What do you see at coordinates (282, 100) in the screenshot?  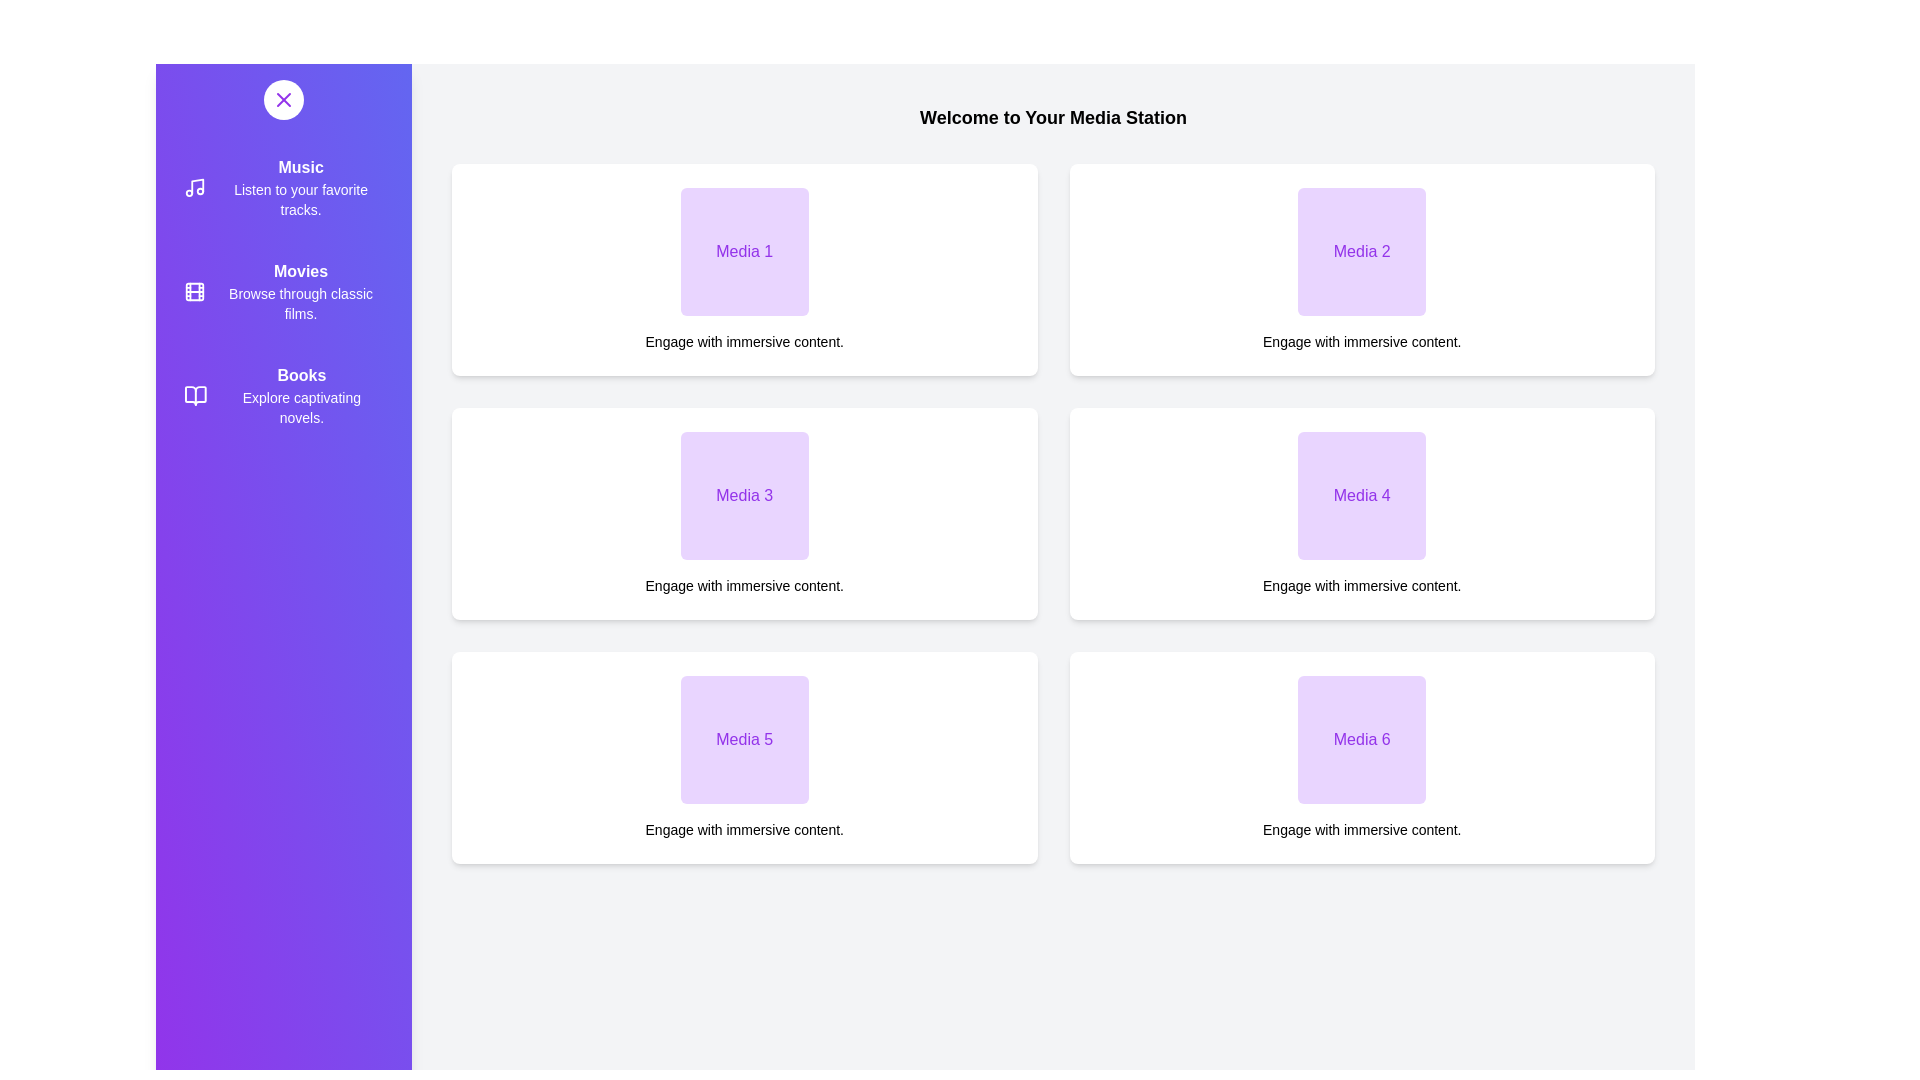 I see `button to toggle the MediaDrawer` at bounding box center [282, 100].